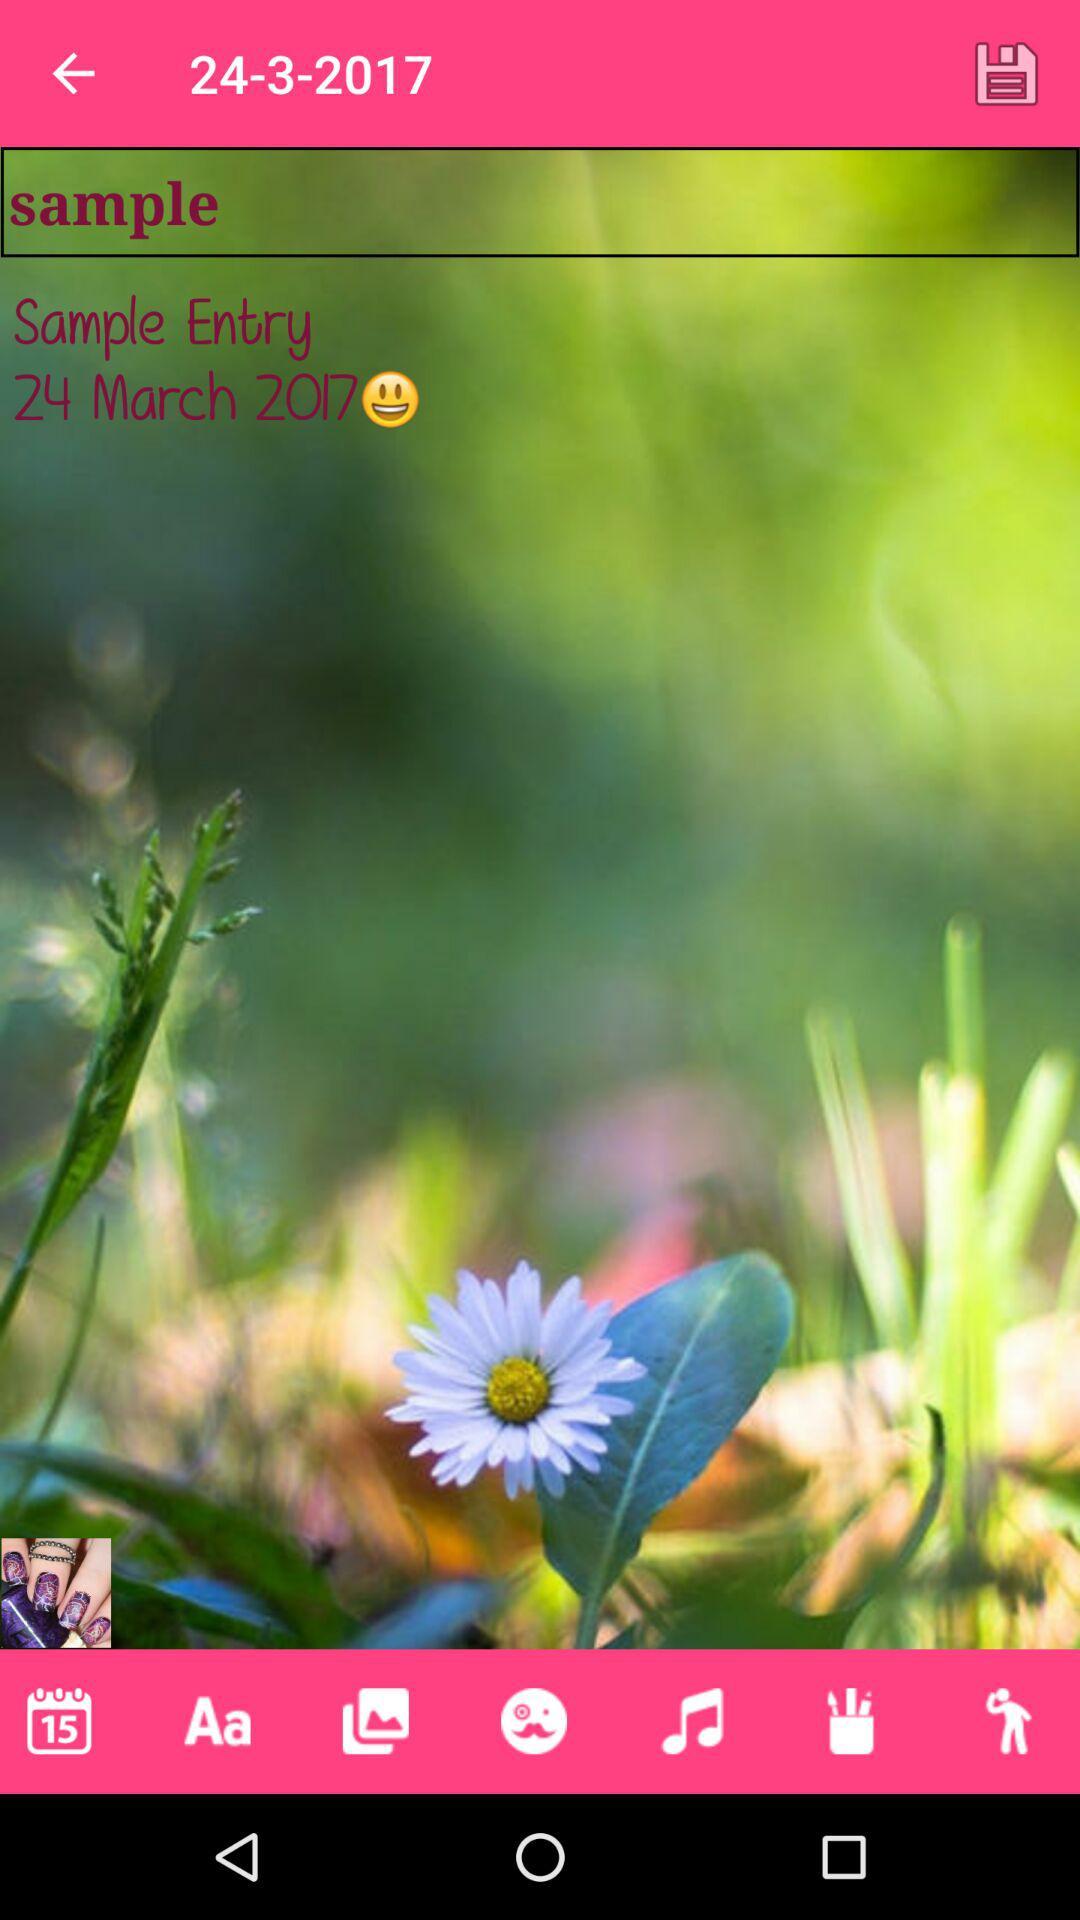 The height and width of the screenshot is (1920, 1080). I want to click on the music icon, so click(691, 1720).